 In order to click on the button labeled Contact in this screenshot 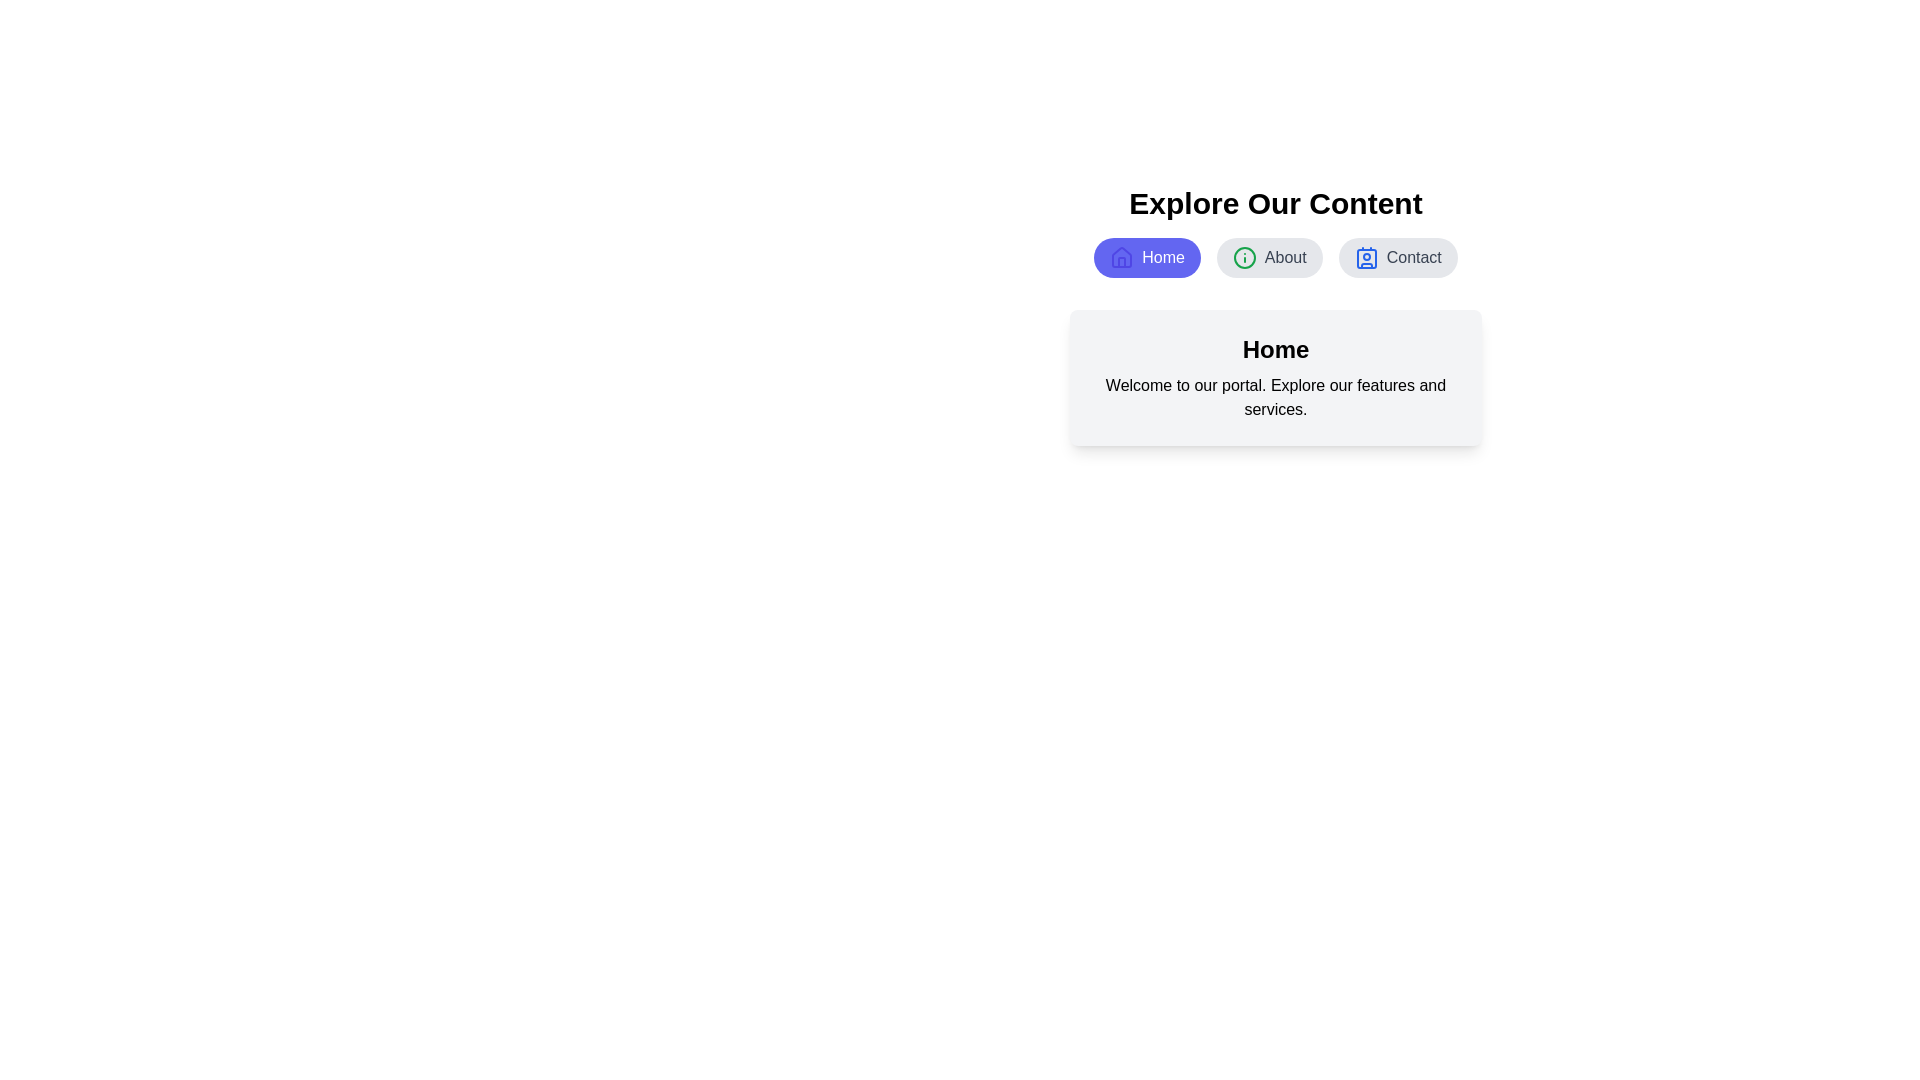, I will do `click(1397, 257)`.